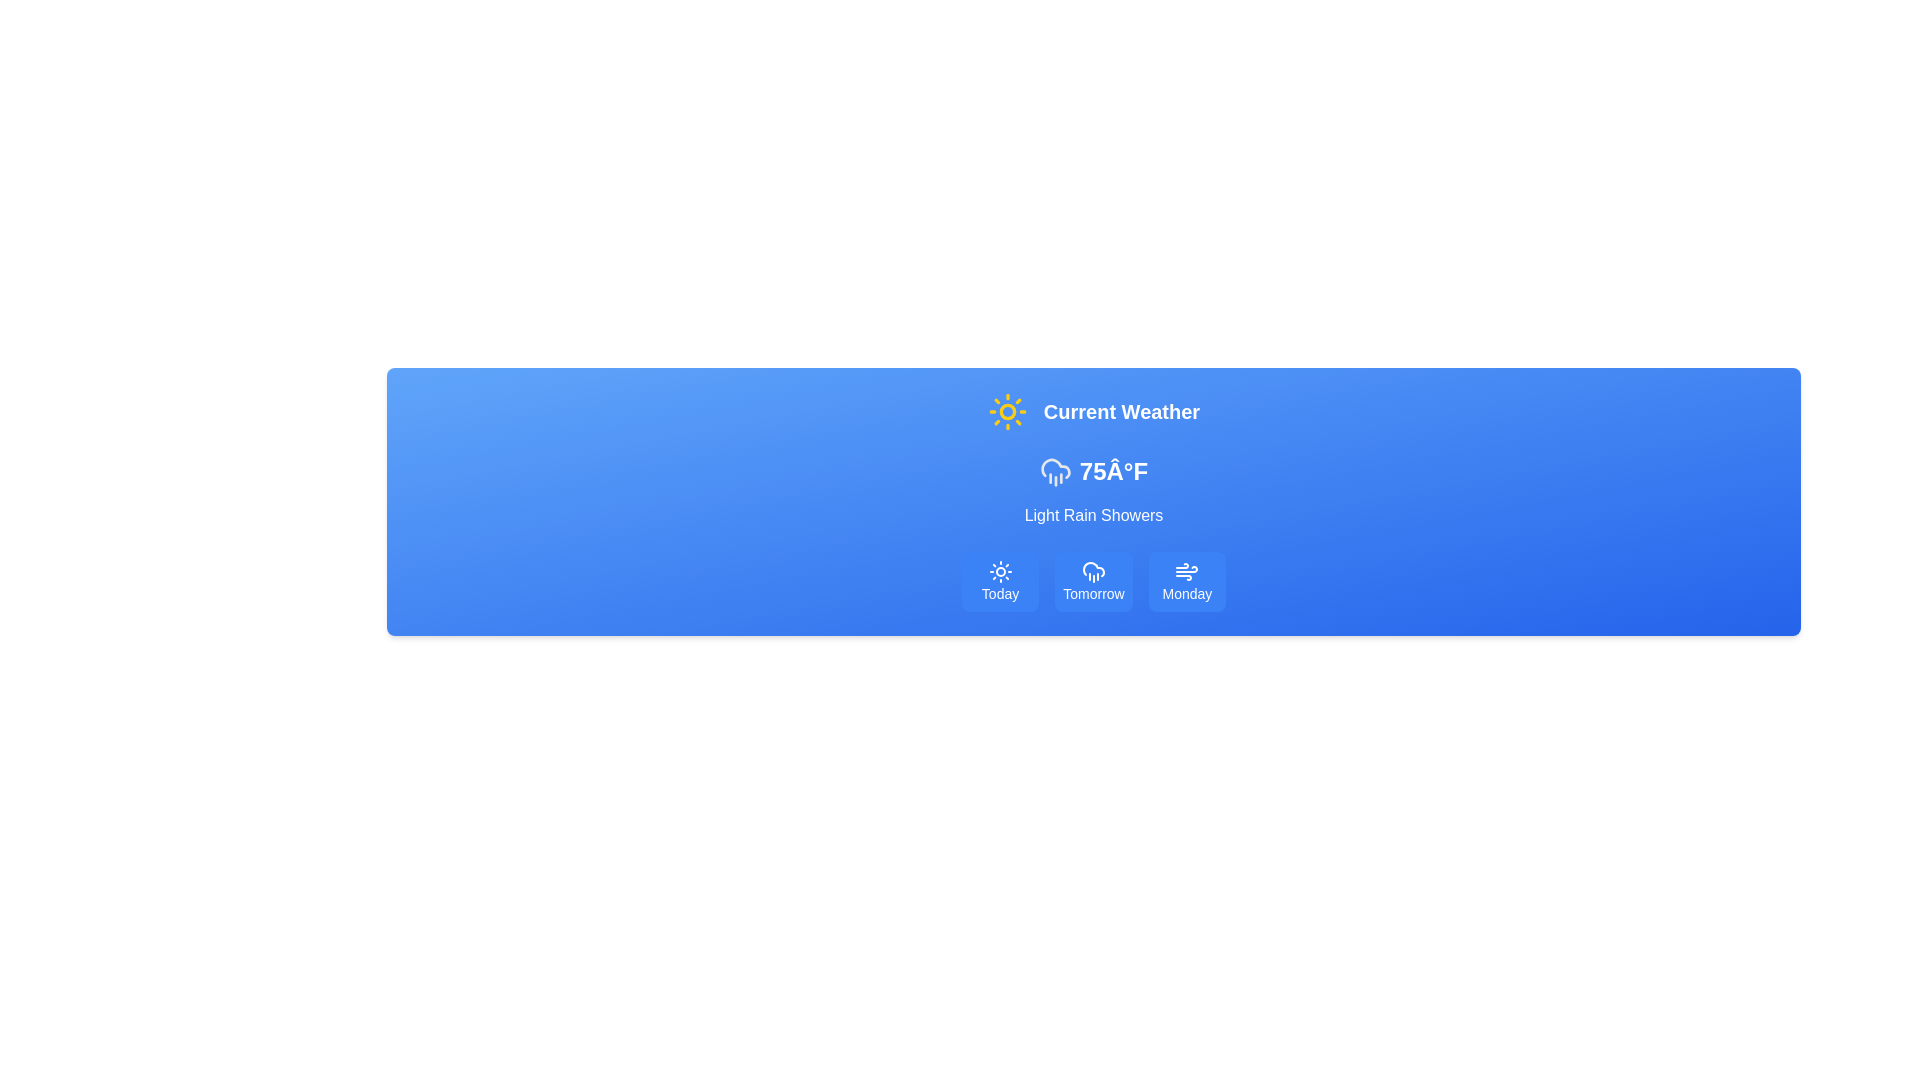  Describe the element at coordinates (1093, 582) in the screenshot. I see `'Tomorrow' button with a blue background and rounded corners located in the center of three buttons in the weather forecast section` at that location.